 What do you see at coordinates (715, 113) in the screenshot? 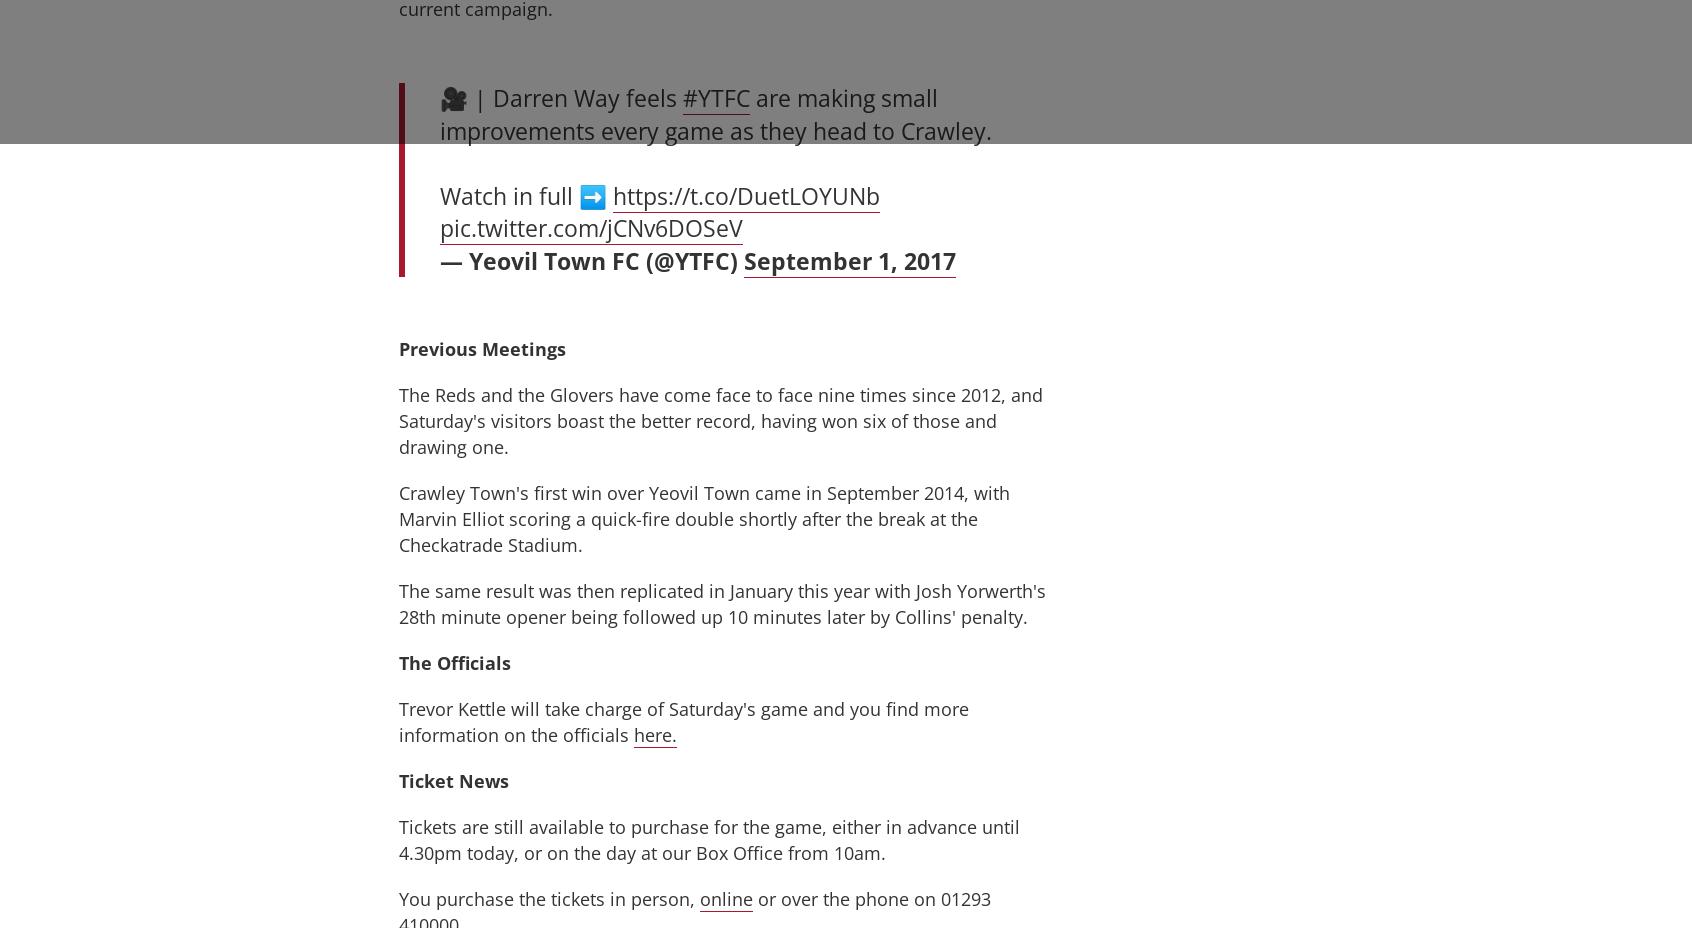
I see `'are making small improvements every game as they head to Crawley.'` at bounding box center [715, 113].